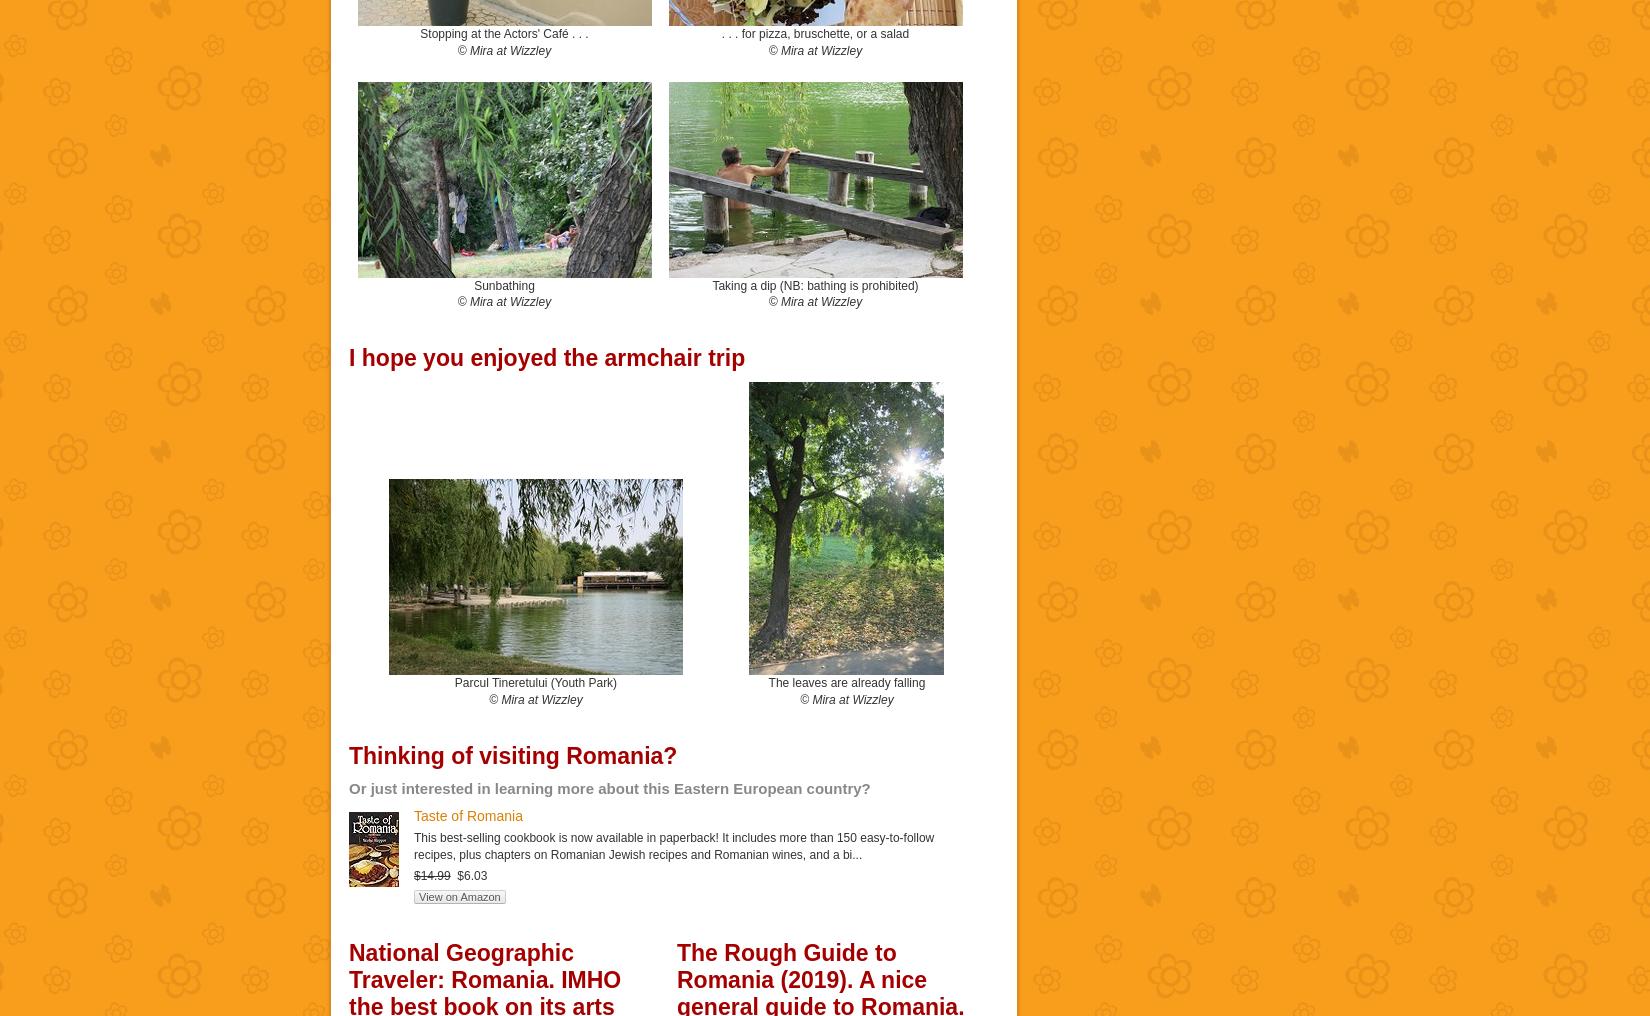  I want to click on 'Taking a dip (NB: bathing is prohibited)', so click(813, 283).